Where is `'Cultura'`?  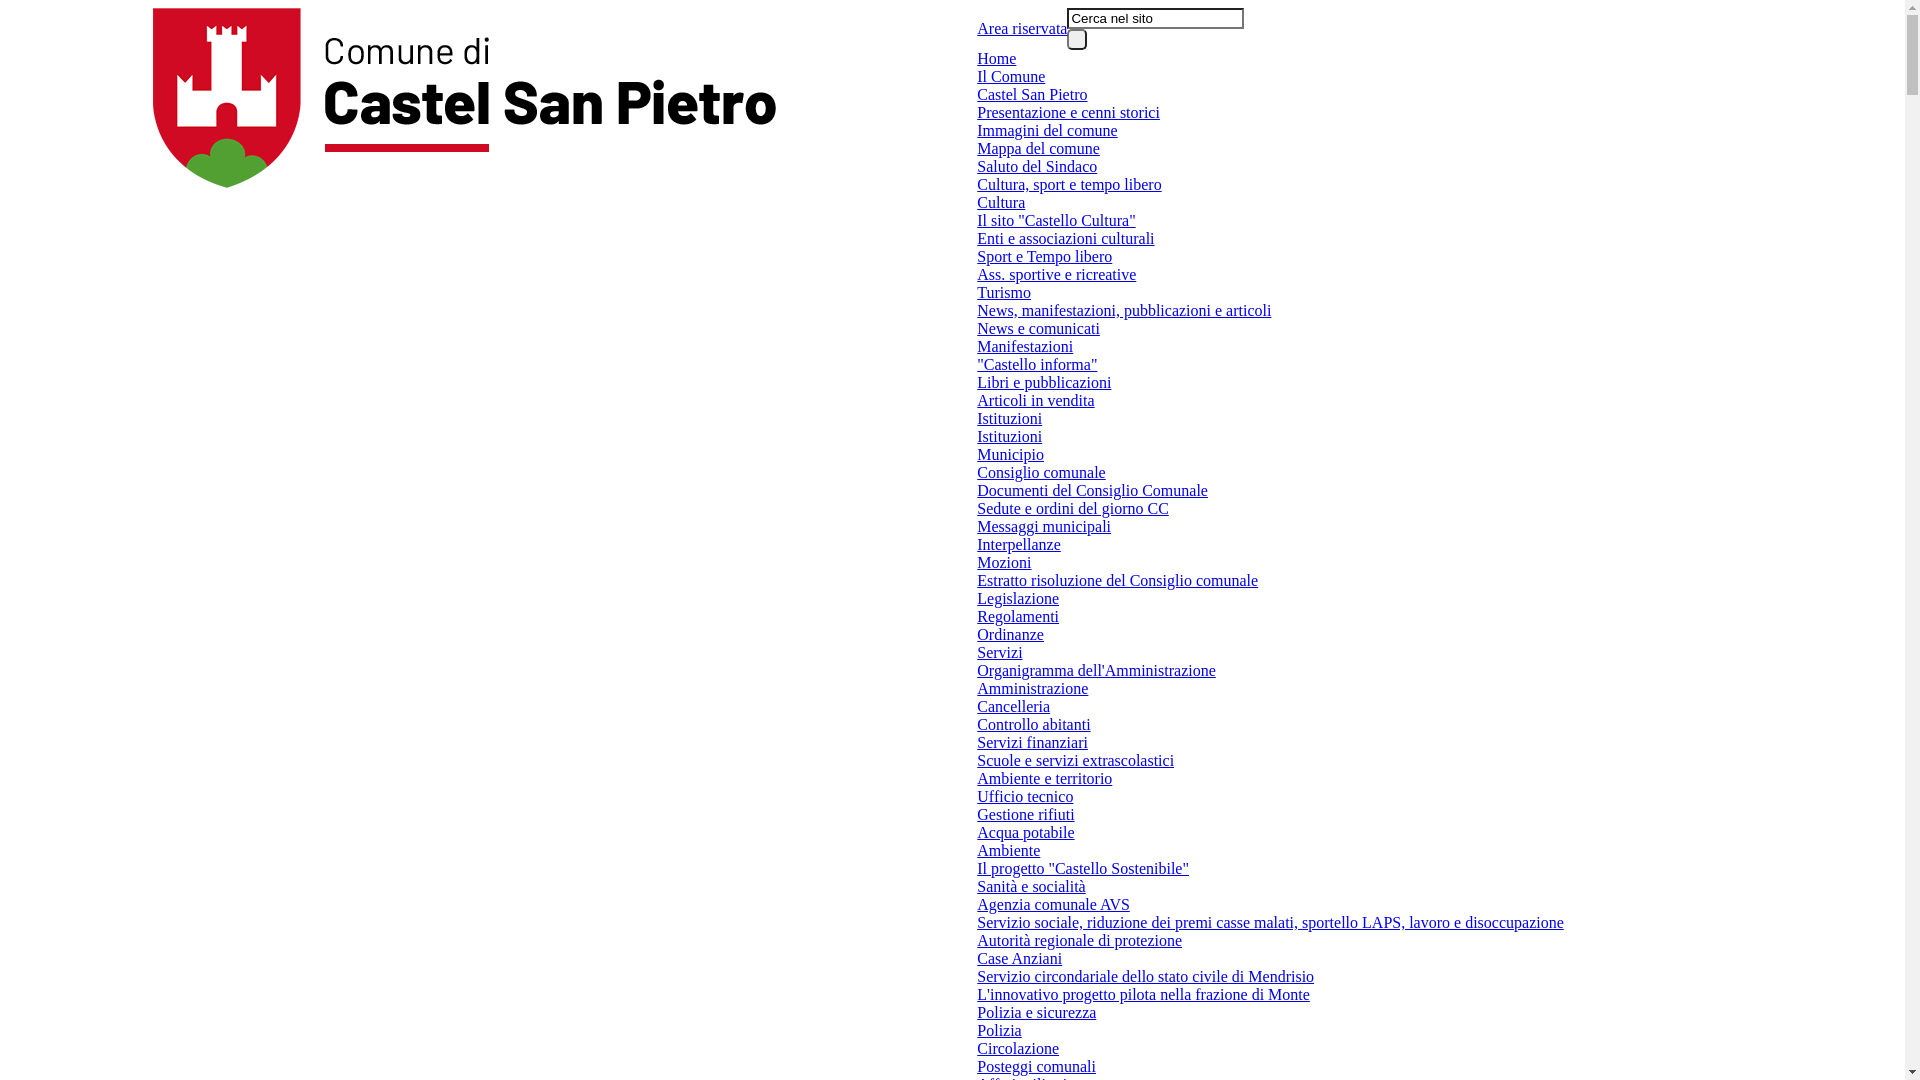
'Cultura' is located at coordinates (1001, 203).